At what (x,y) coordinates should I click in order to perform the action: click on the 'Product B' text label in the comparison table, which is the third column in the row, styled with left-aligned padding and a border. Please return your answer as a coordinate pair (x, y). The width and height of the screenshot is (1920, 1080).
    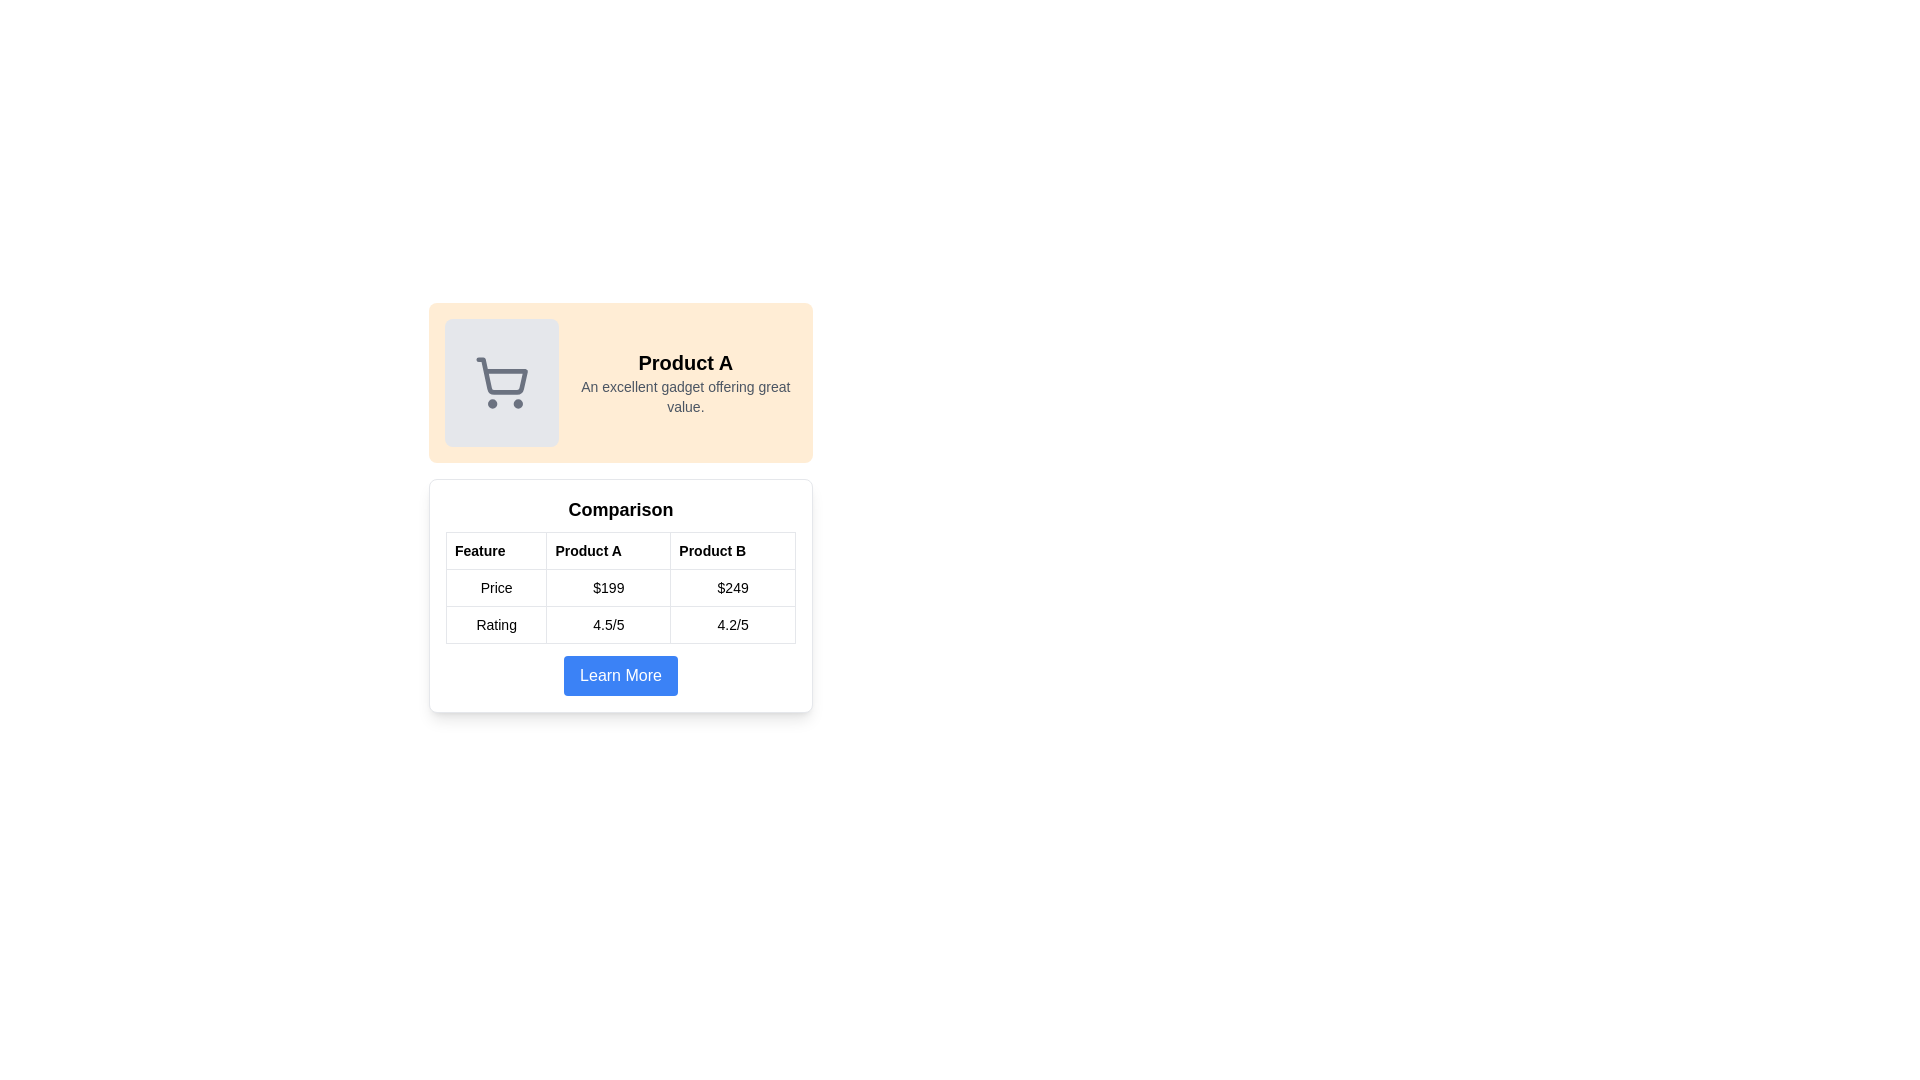
    Looking at the image, I should click on (732, 551).